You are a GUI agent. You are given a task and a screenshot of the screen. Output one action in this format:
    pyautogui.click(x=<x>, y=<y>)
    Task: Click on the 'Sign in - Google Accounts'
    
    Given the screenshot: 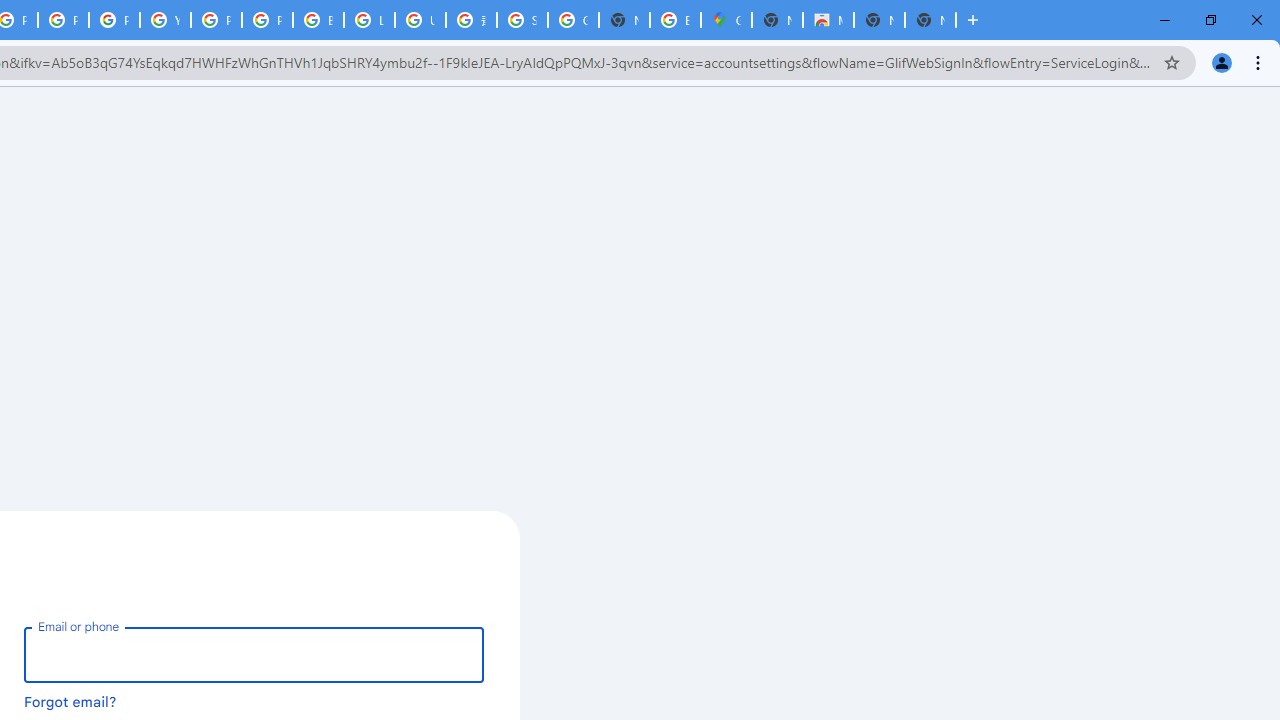 What is the action you would take?
    pyautogui.click(x=522, y=20)
    